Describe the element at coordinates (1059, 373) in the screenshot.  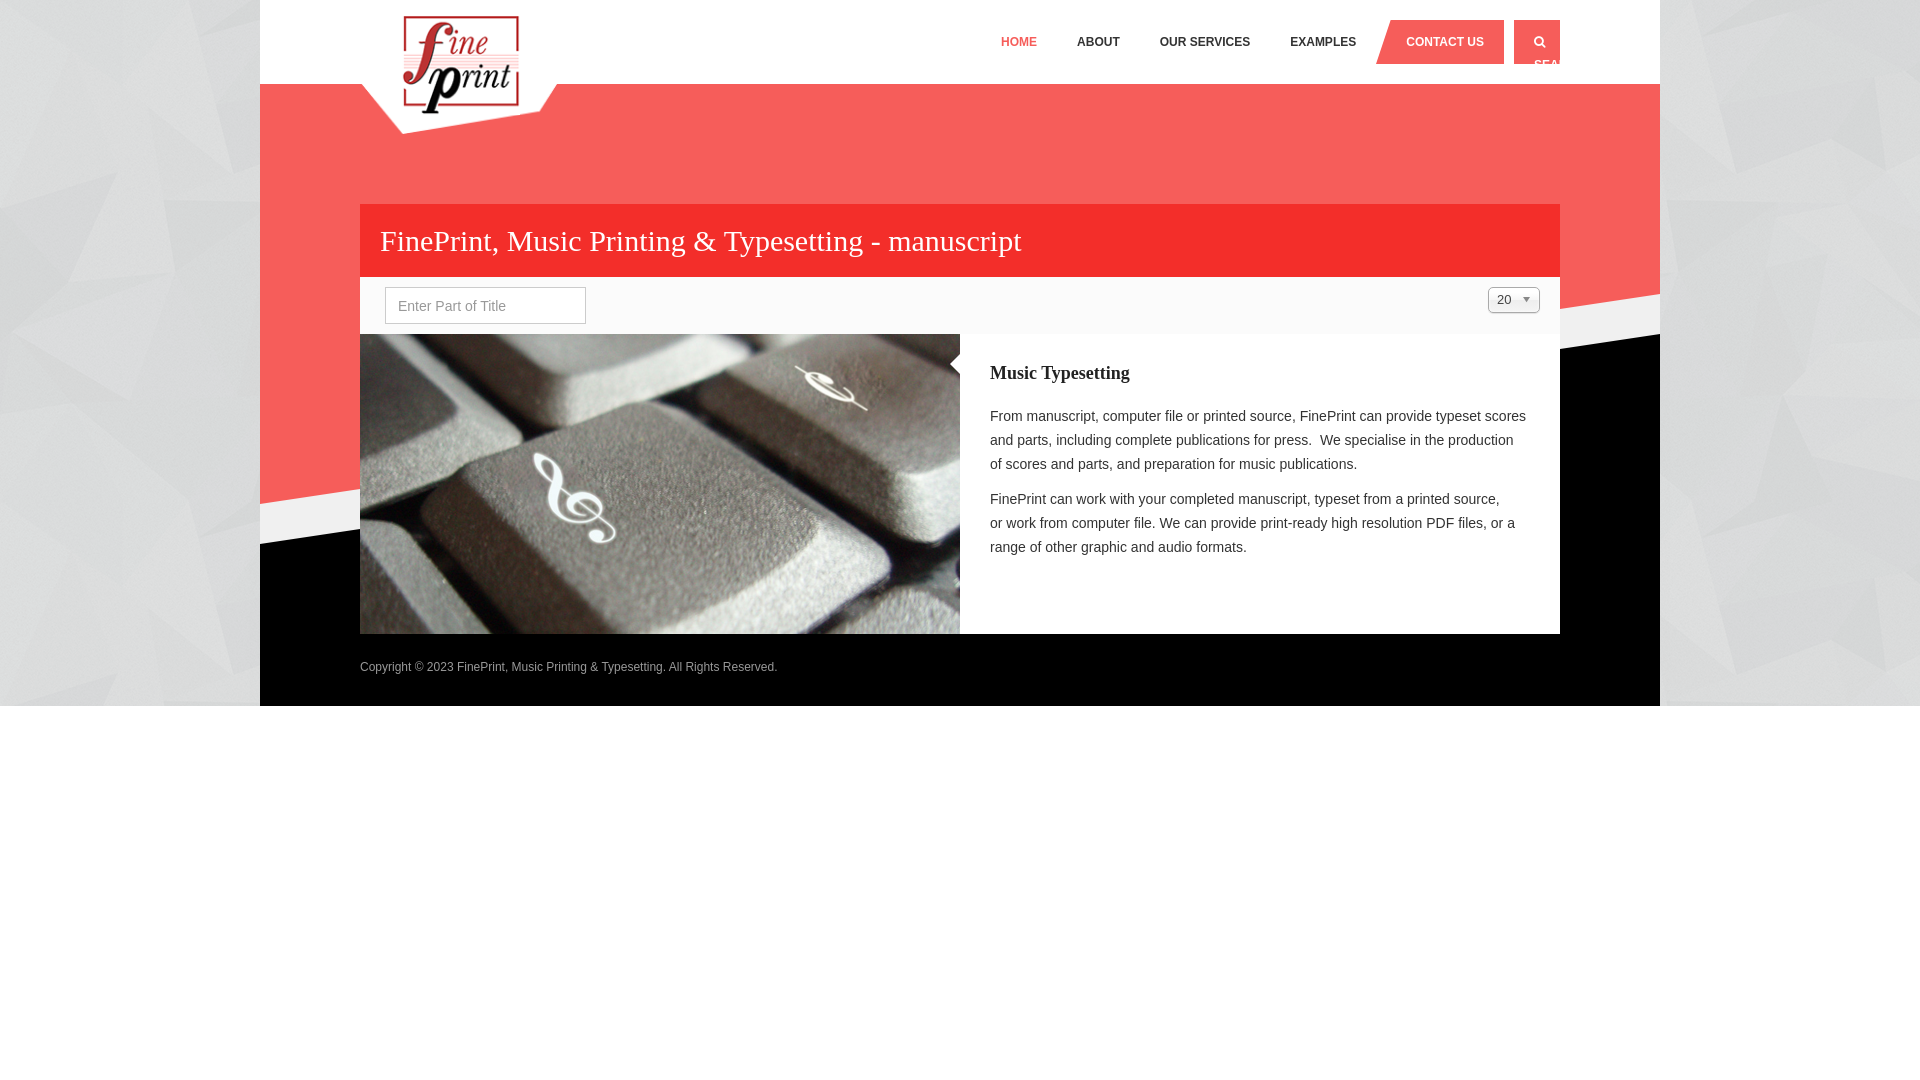
I see `'Music Typesetting'` at that location.